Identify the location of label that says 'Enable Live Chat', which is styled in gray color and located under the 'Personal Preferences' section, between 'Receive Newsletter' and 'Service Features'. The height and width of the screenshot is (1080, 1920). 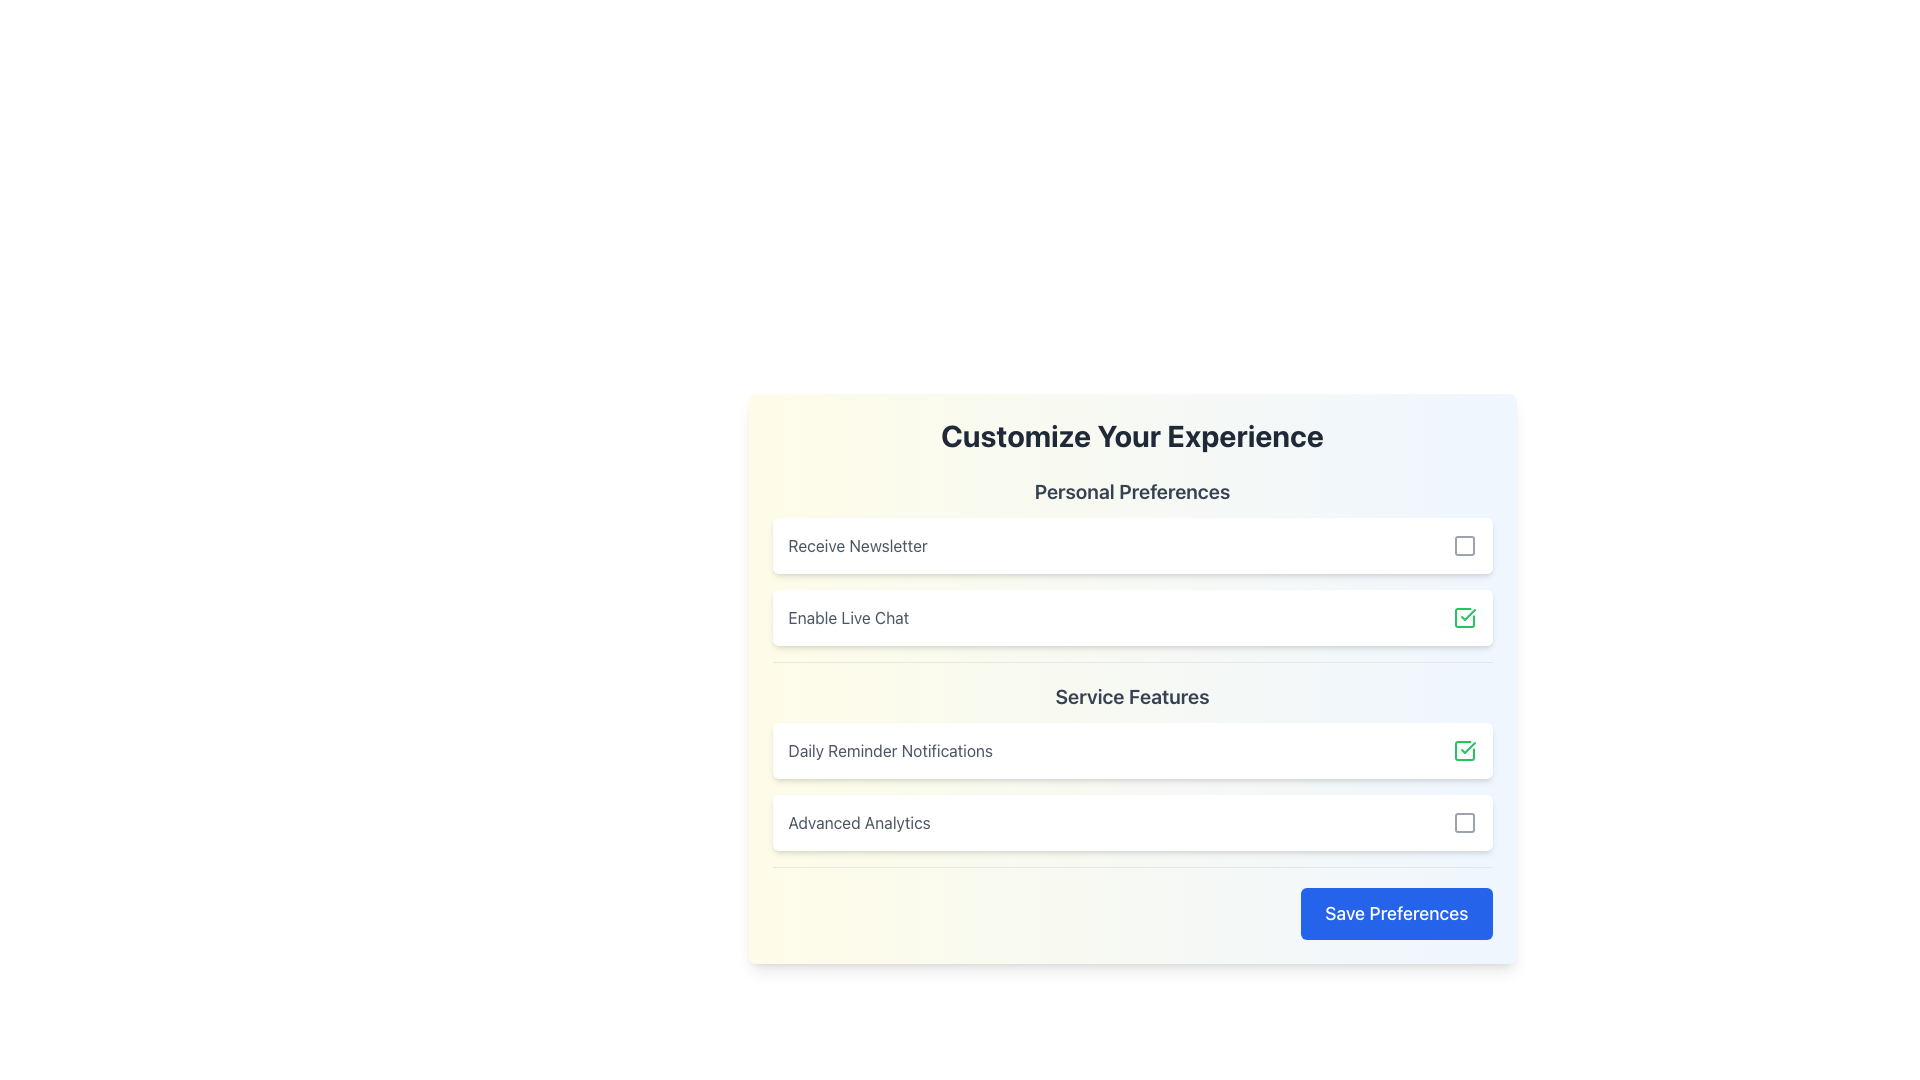
(848, 616).